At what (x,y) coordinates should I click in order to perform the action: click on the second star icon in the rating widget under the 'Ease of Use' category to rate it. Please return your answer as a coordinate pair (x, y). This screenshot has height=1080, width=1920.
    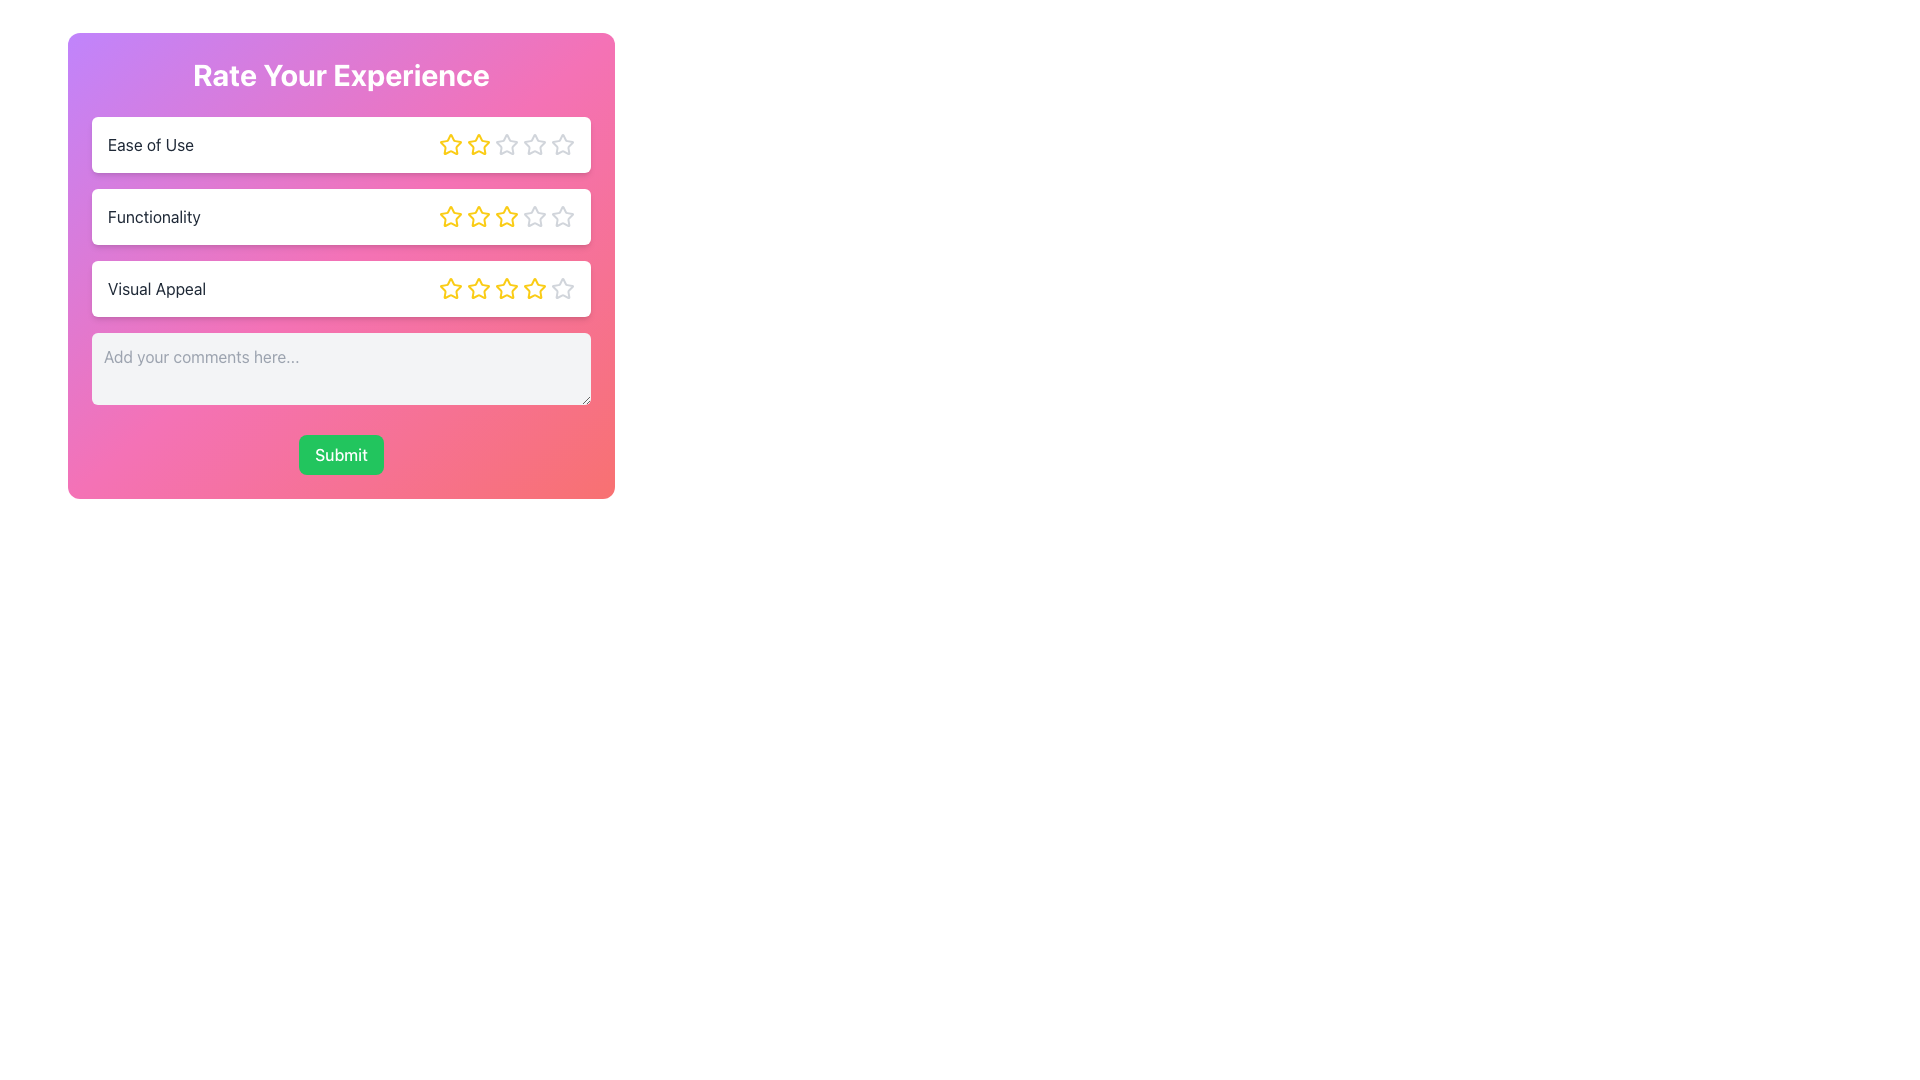
    Looking at the image, I should click on (478, 144).